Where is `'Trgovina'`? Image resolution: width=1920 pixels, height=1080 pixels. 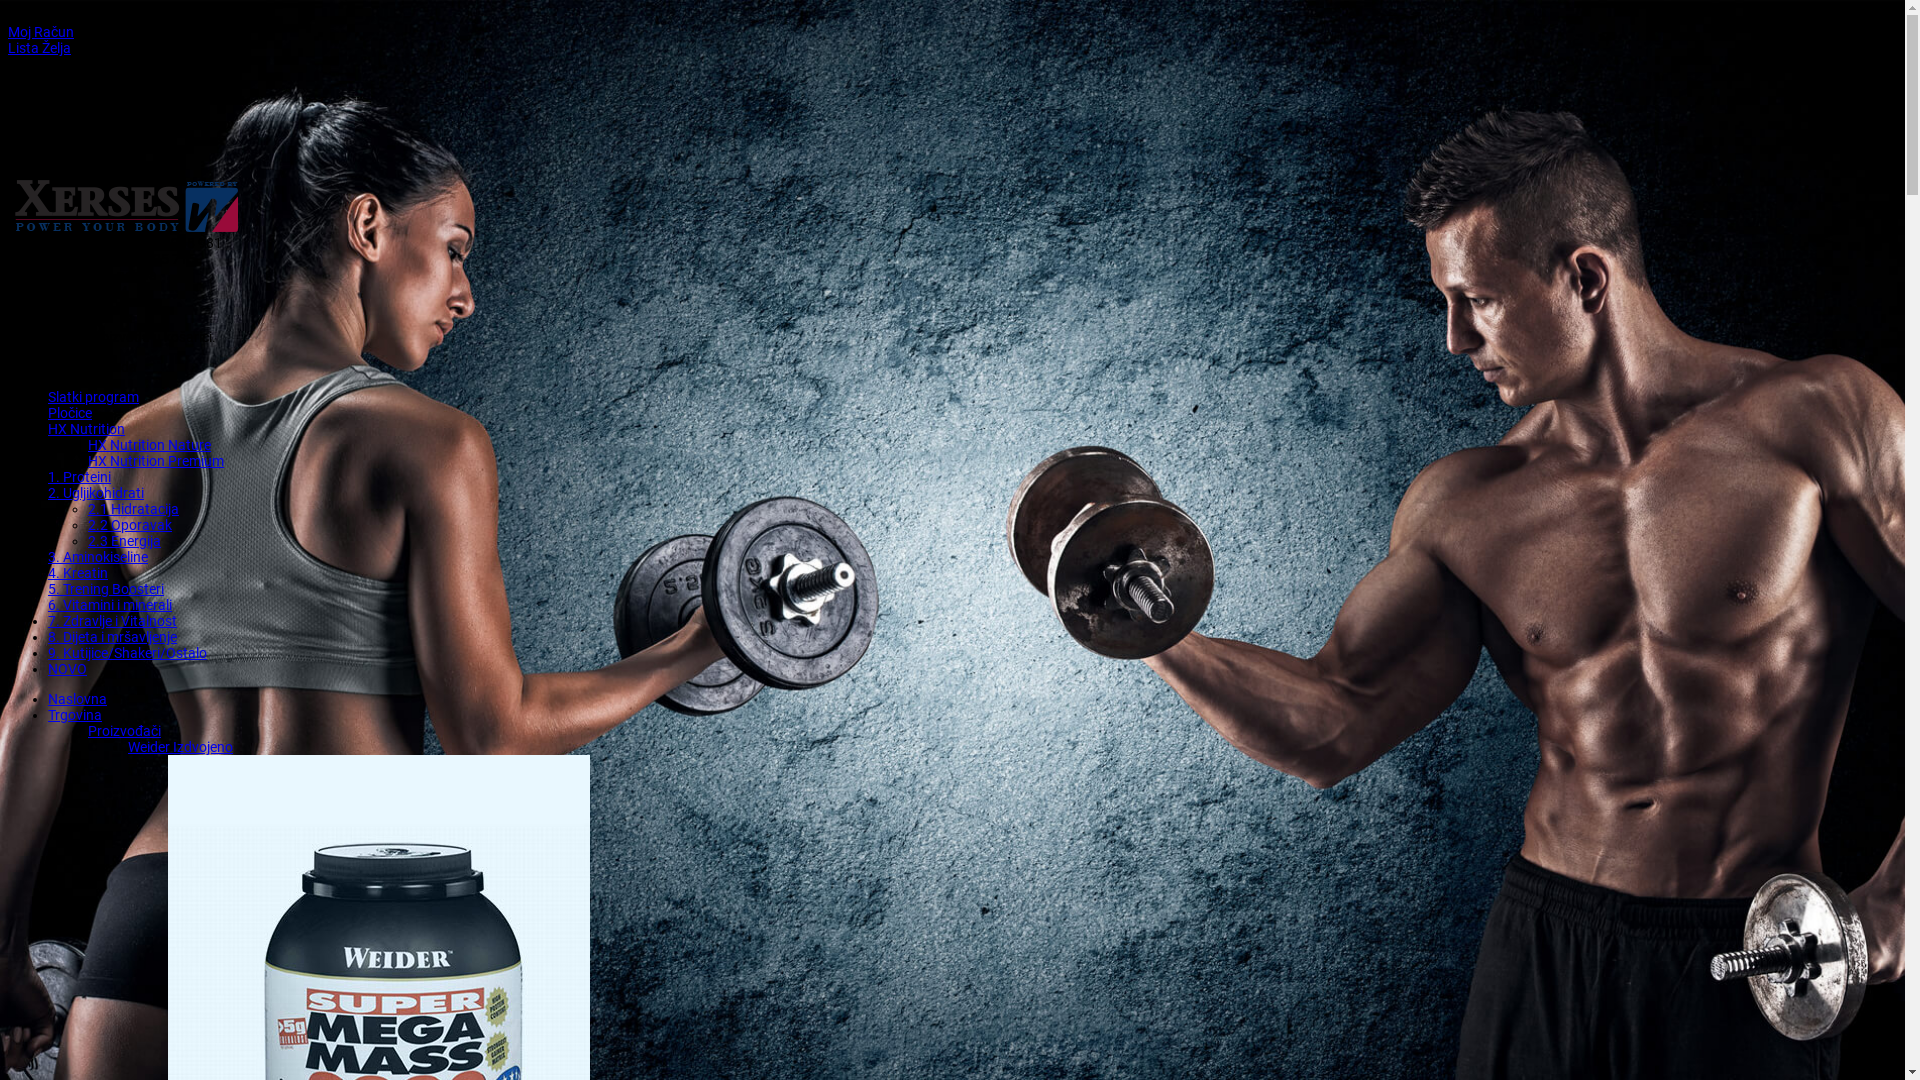 'Trgovina' is located at coordinates (75, 713).